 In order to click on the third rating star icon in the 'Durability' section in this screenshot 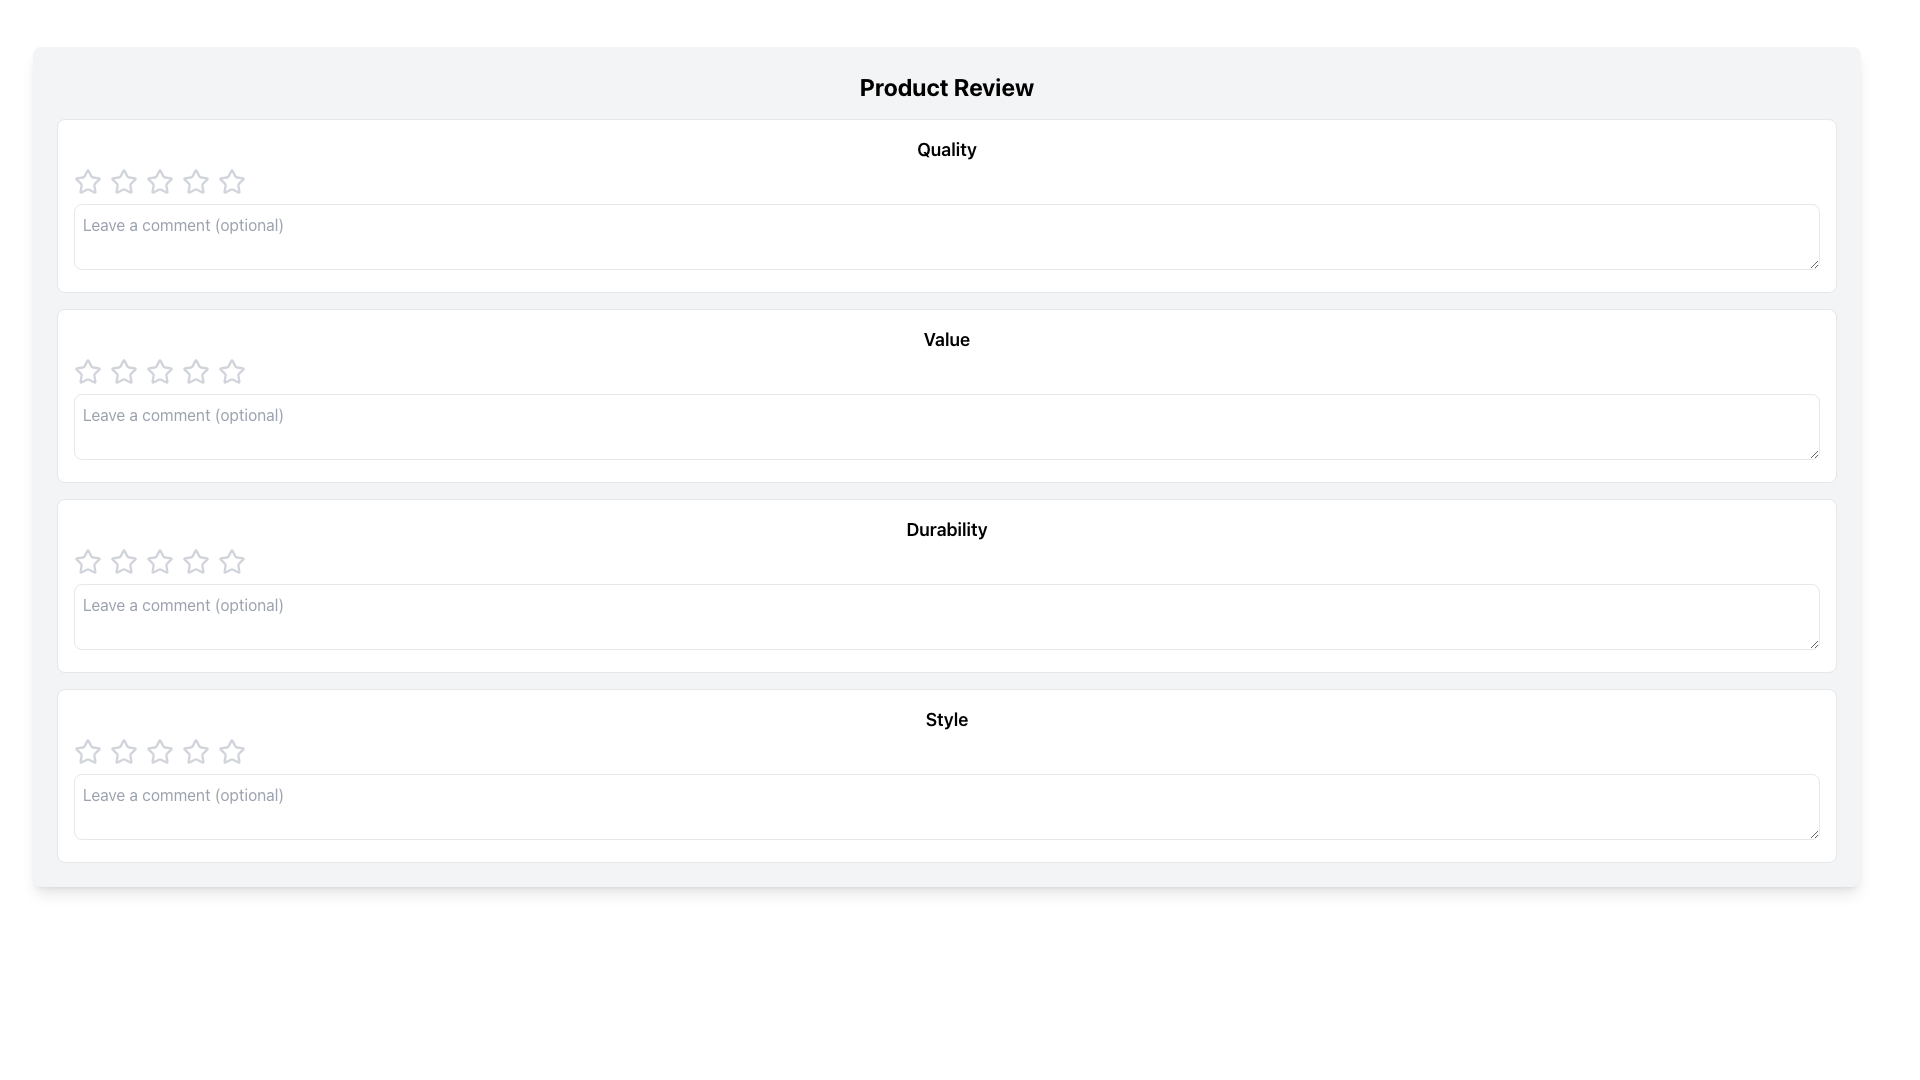, I will do `click(123, 562)`.